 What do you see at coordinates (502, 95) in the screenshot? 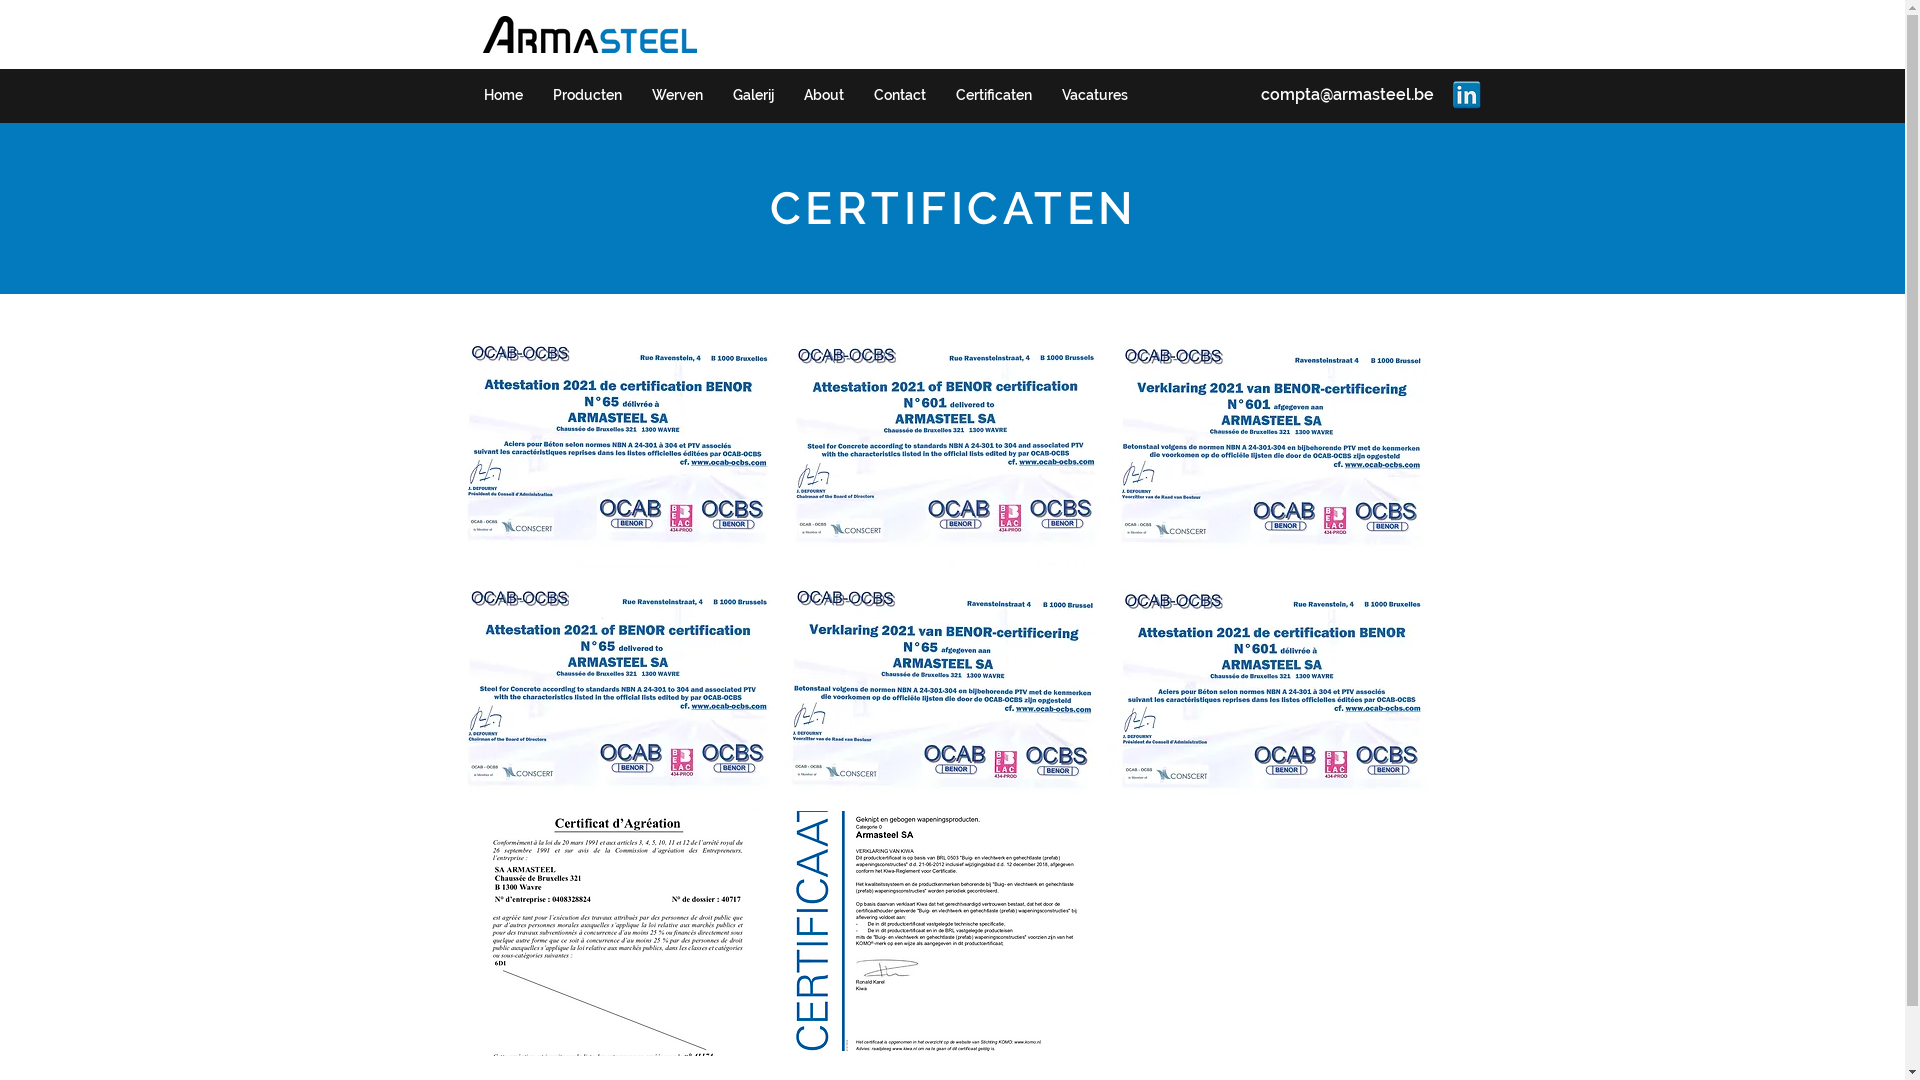
I see `'Home'` at bounding box center [502, 95].